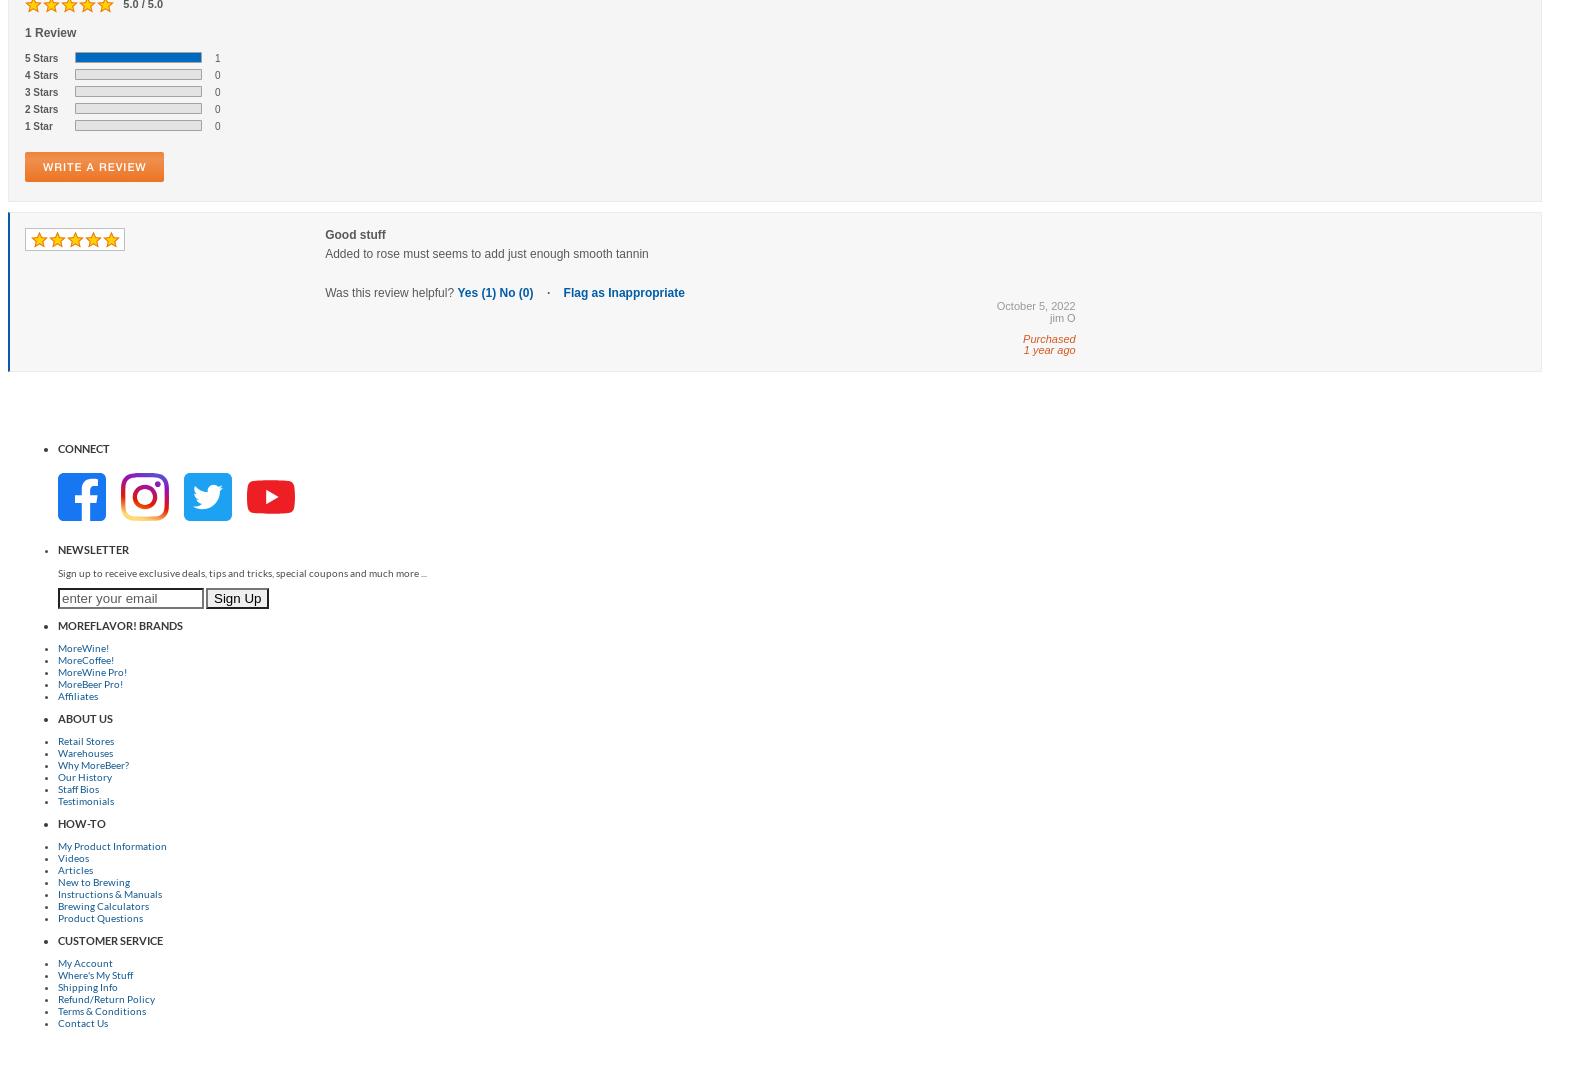 The image size is (1575, 1071). Describe the element at coordinates (1022, 348) in the screenshot. I see `'1 year ago'` at that location.